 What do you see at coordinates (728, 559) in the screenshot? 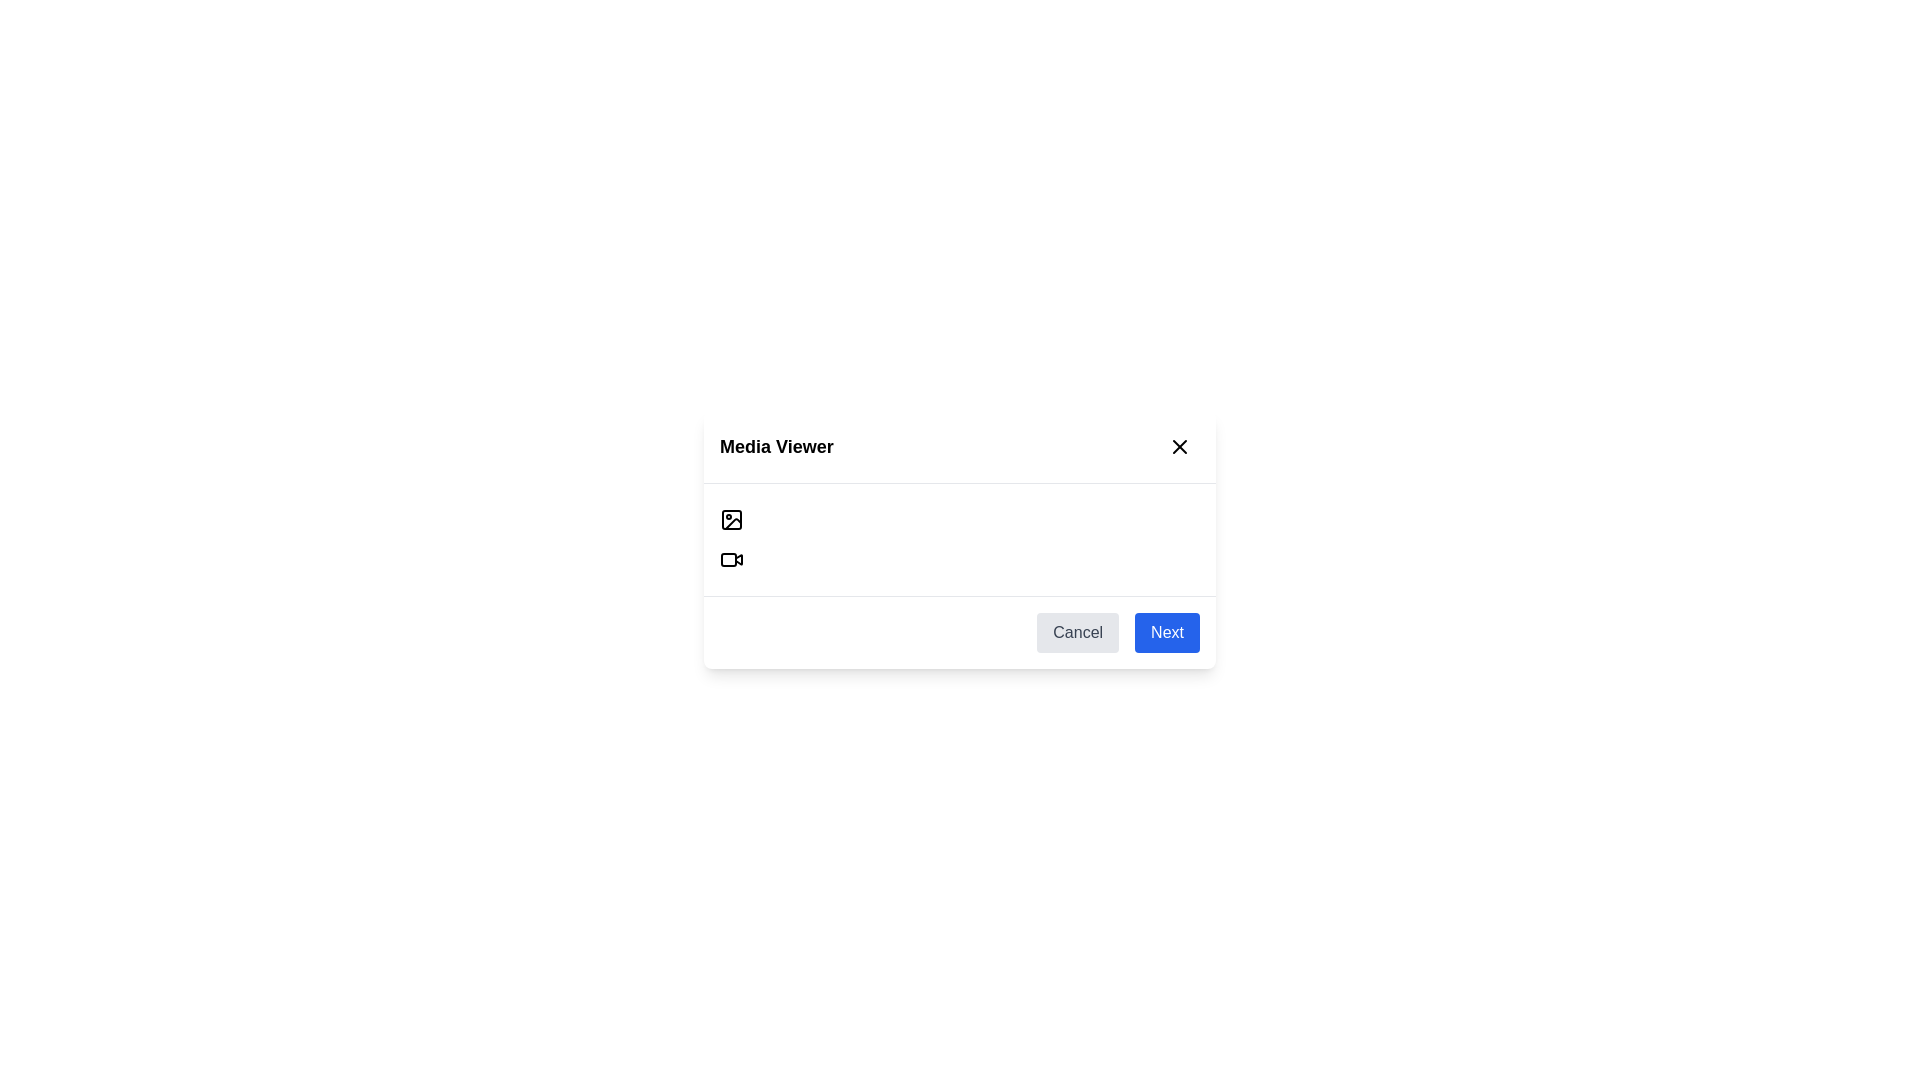
I see `the video media indicator icon located in the bottom section of the modal window` at bounding box center [728, 559].